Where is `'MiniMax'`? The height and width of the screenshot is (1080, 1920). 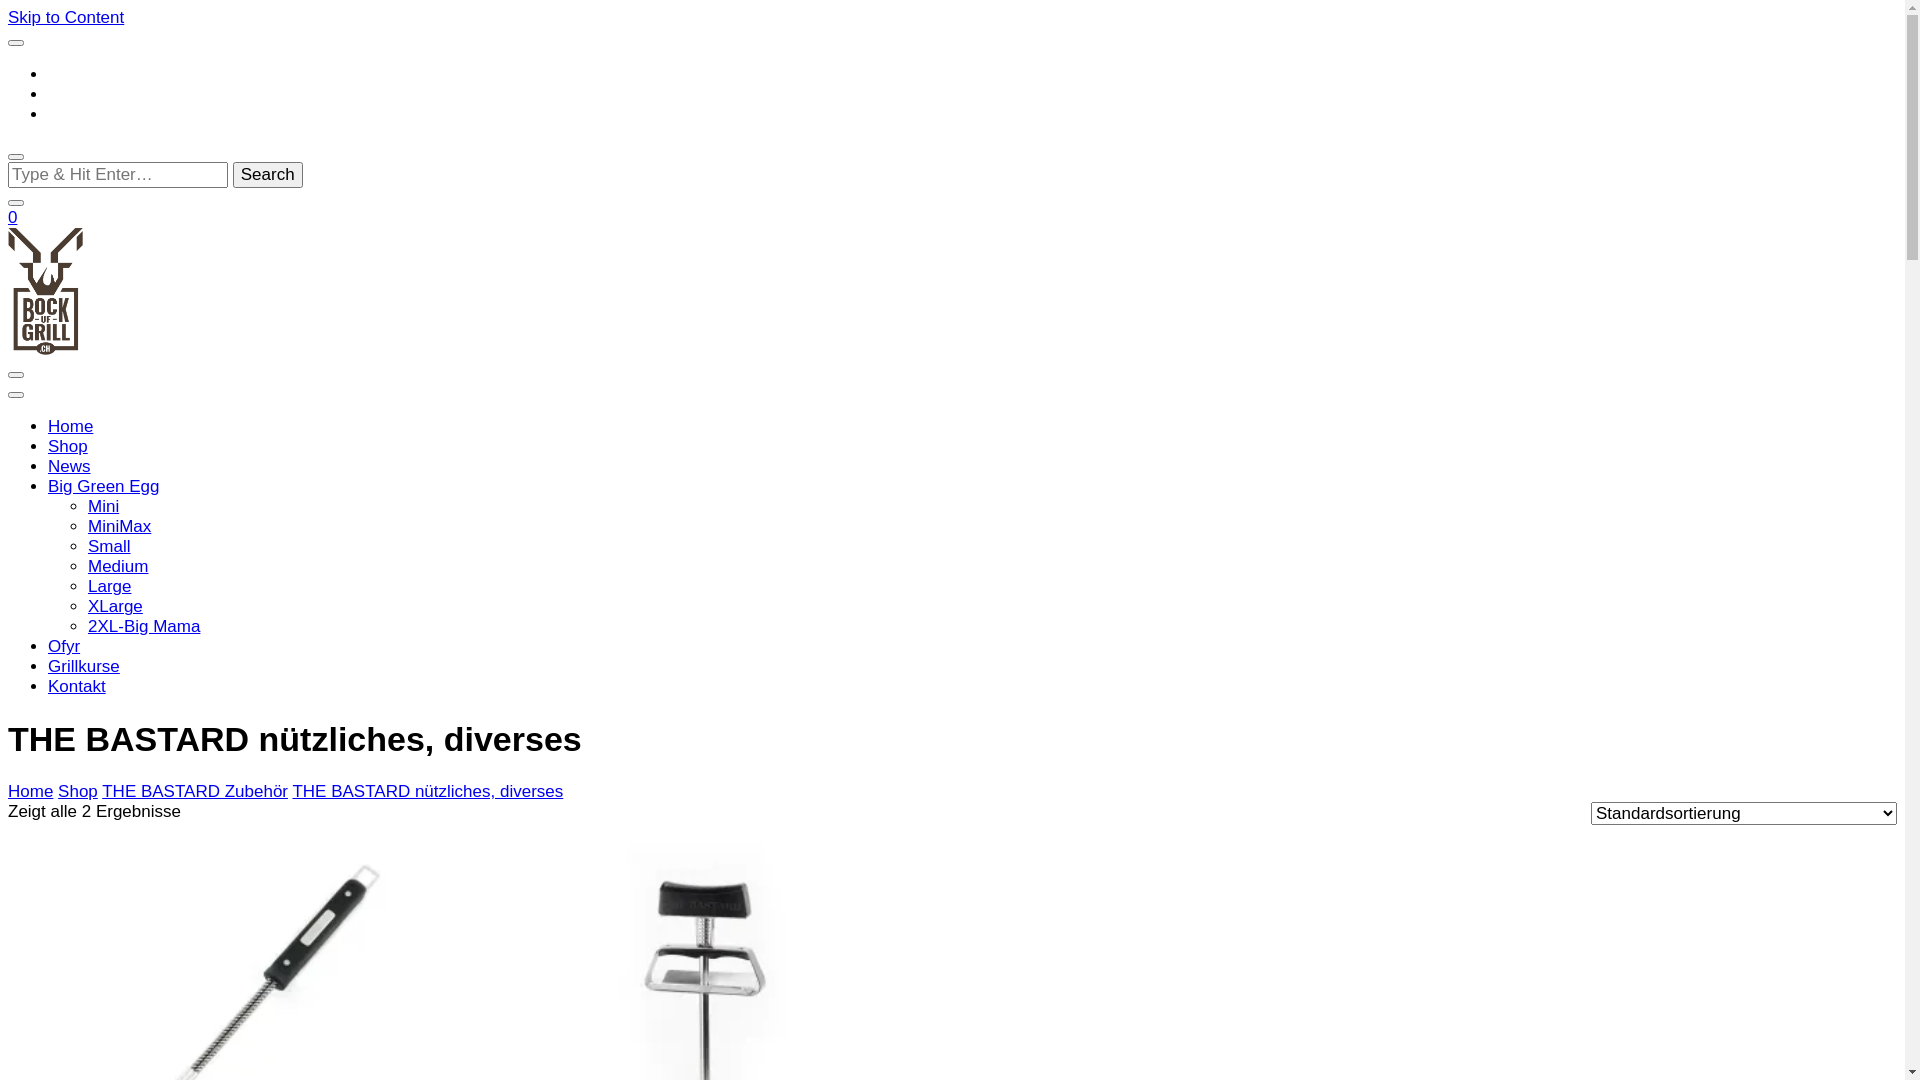 'MiniMax' is located at coordinates (118, 525).